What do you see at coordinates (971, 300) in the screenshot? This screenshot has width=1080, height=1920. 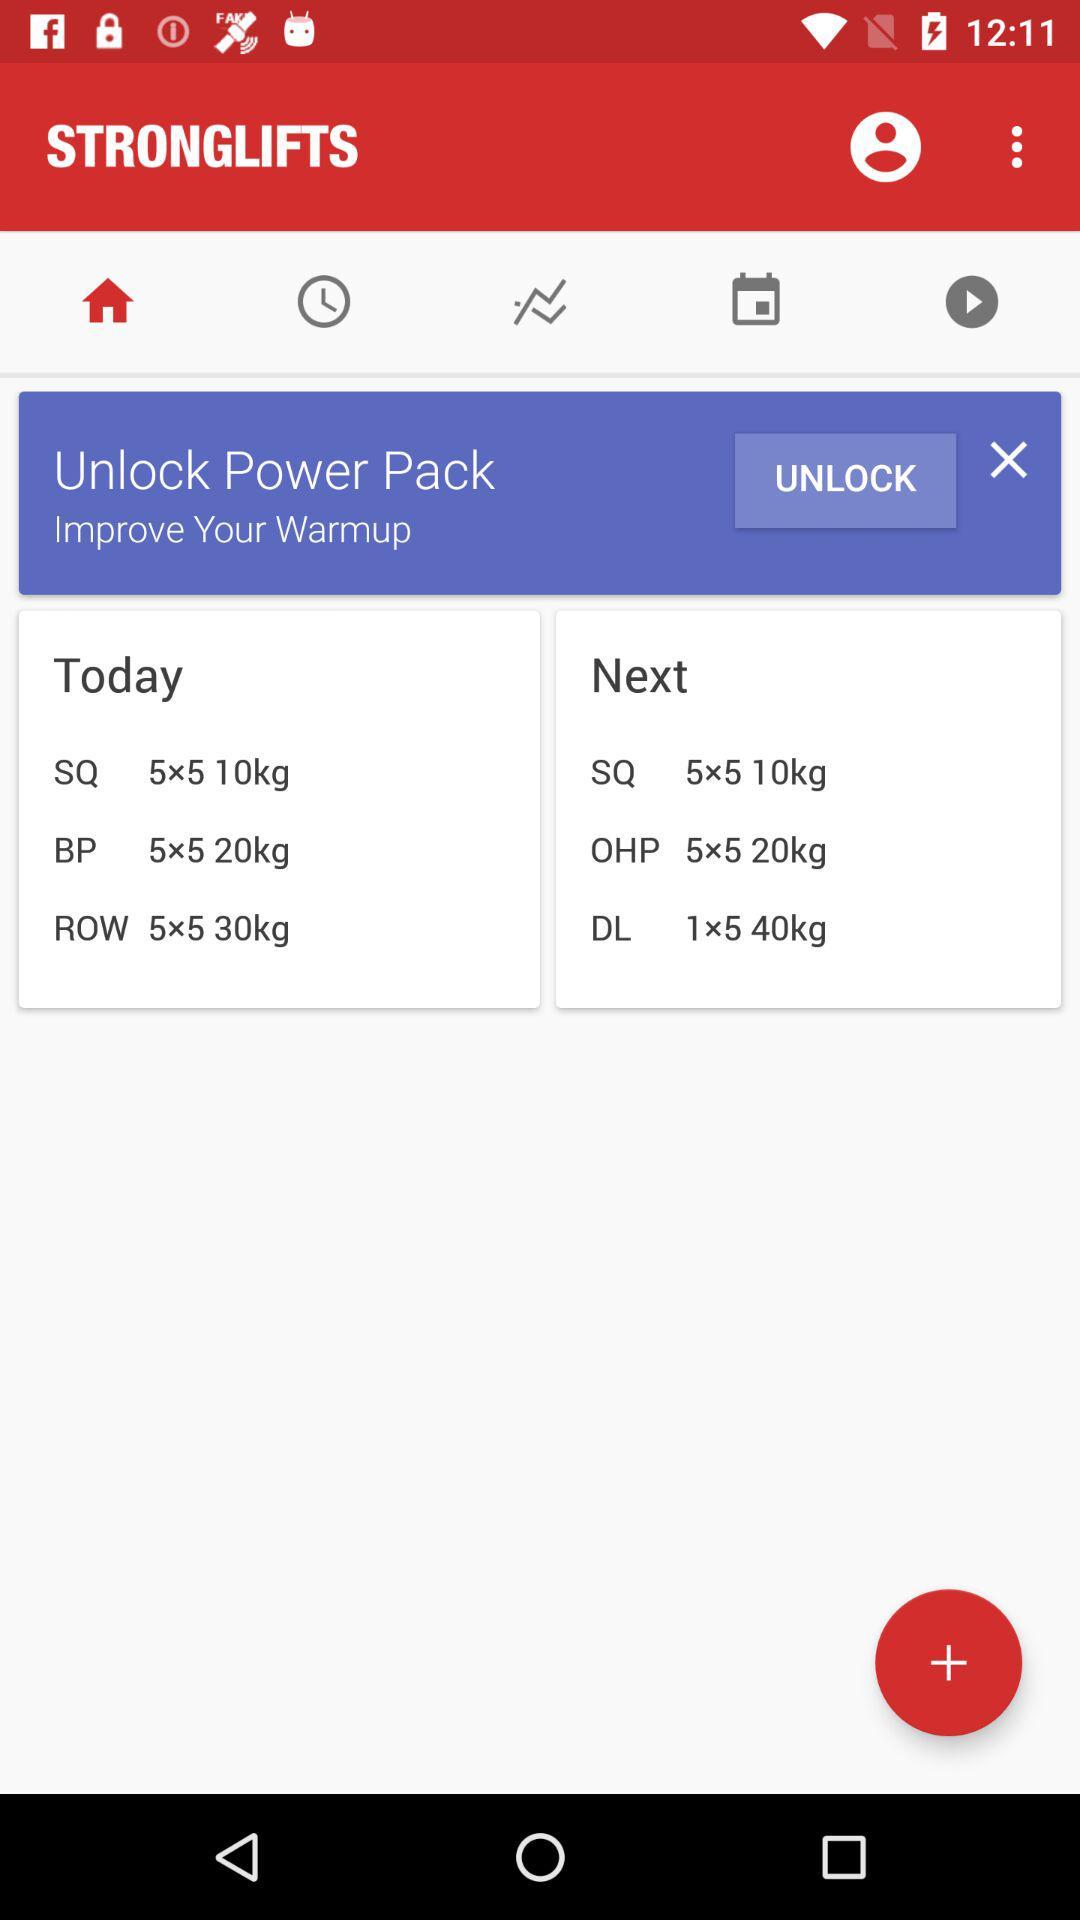 I see `the program` at bounding box center [971, 300].